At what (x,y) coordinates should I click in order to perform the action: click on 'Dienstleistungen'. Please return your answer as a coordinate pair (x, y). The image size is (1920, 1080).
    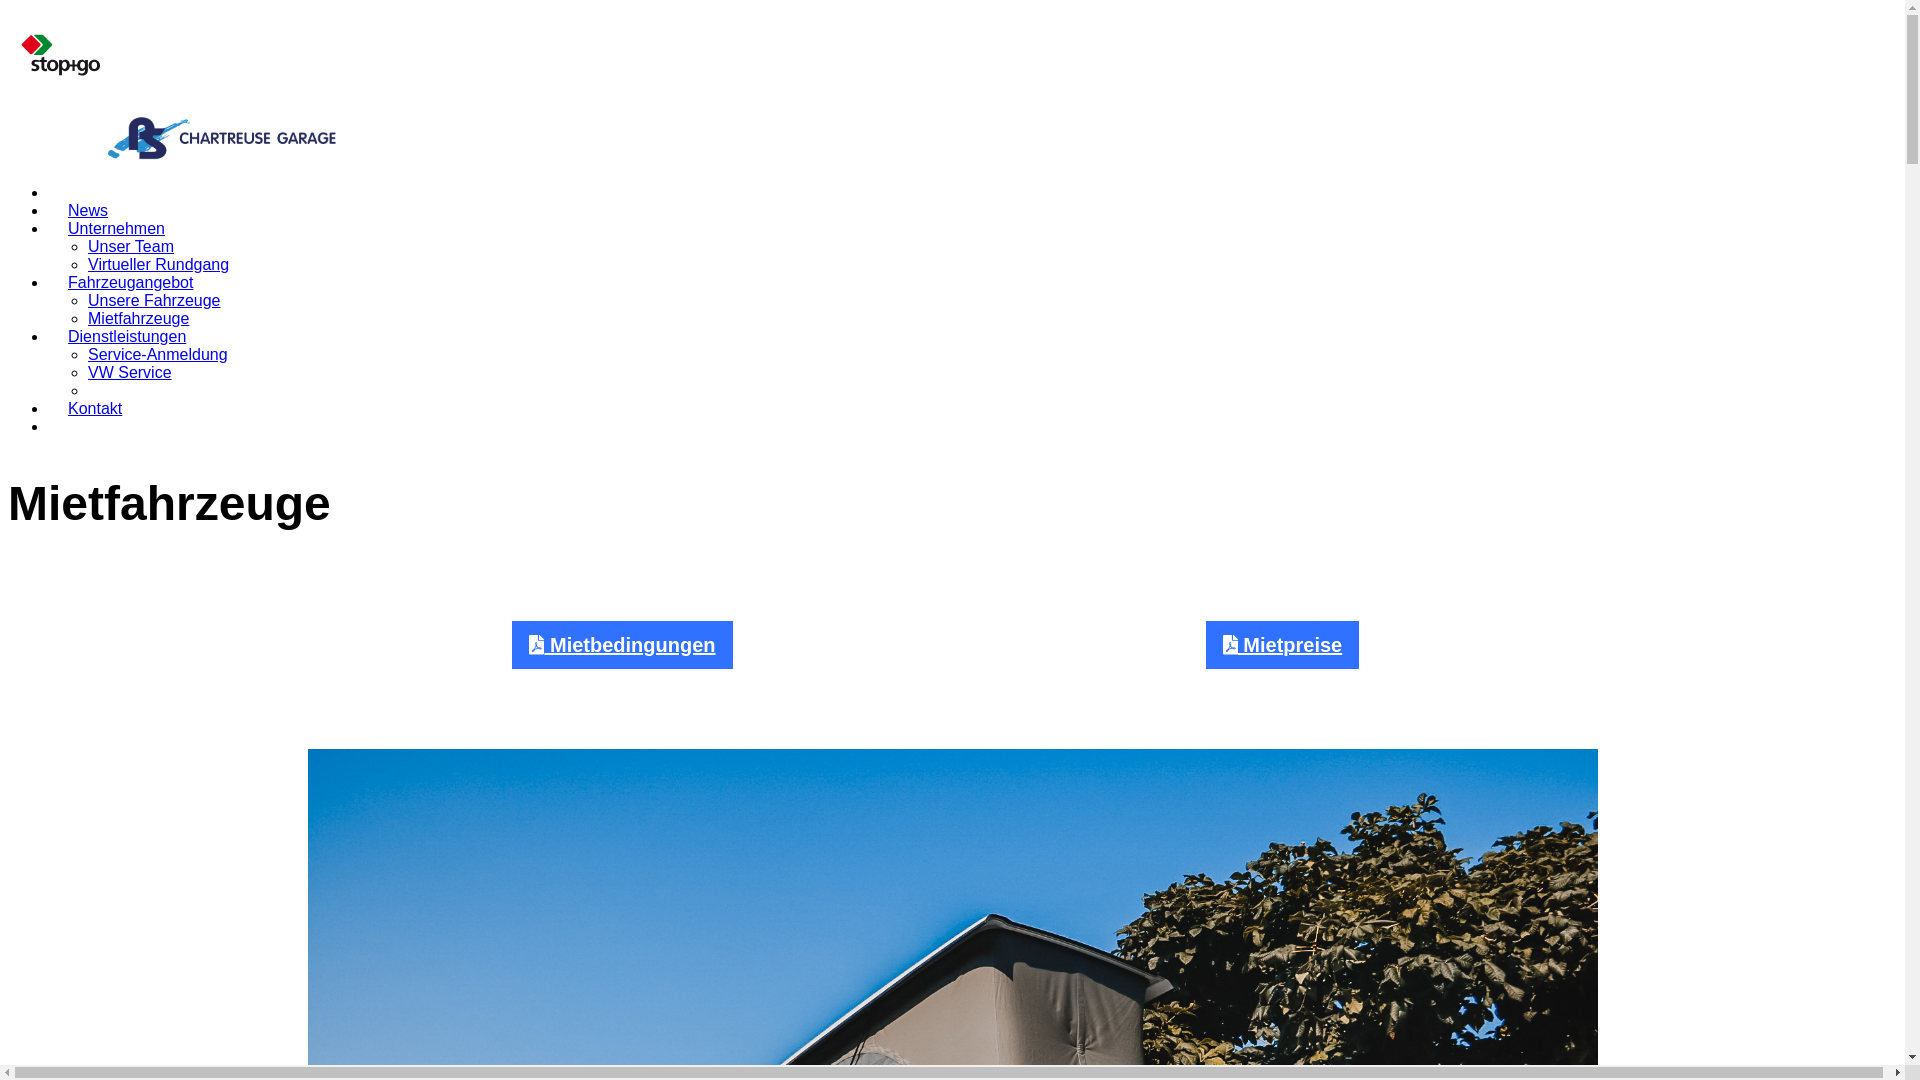
    Looking at the image, I should click on (125, 335).